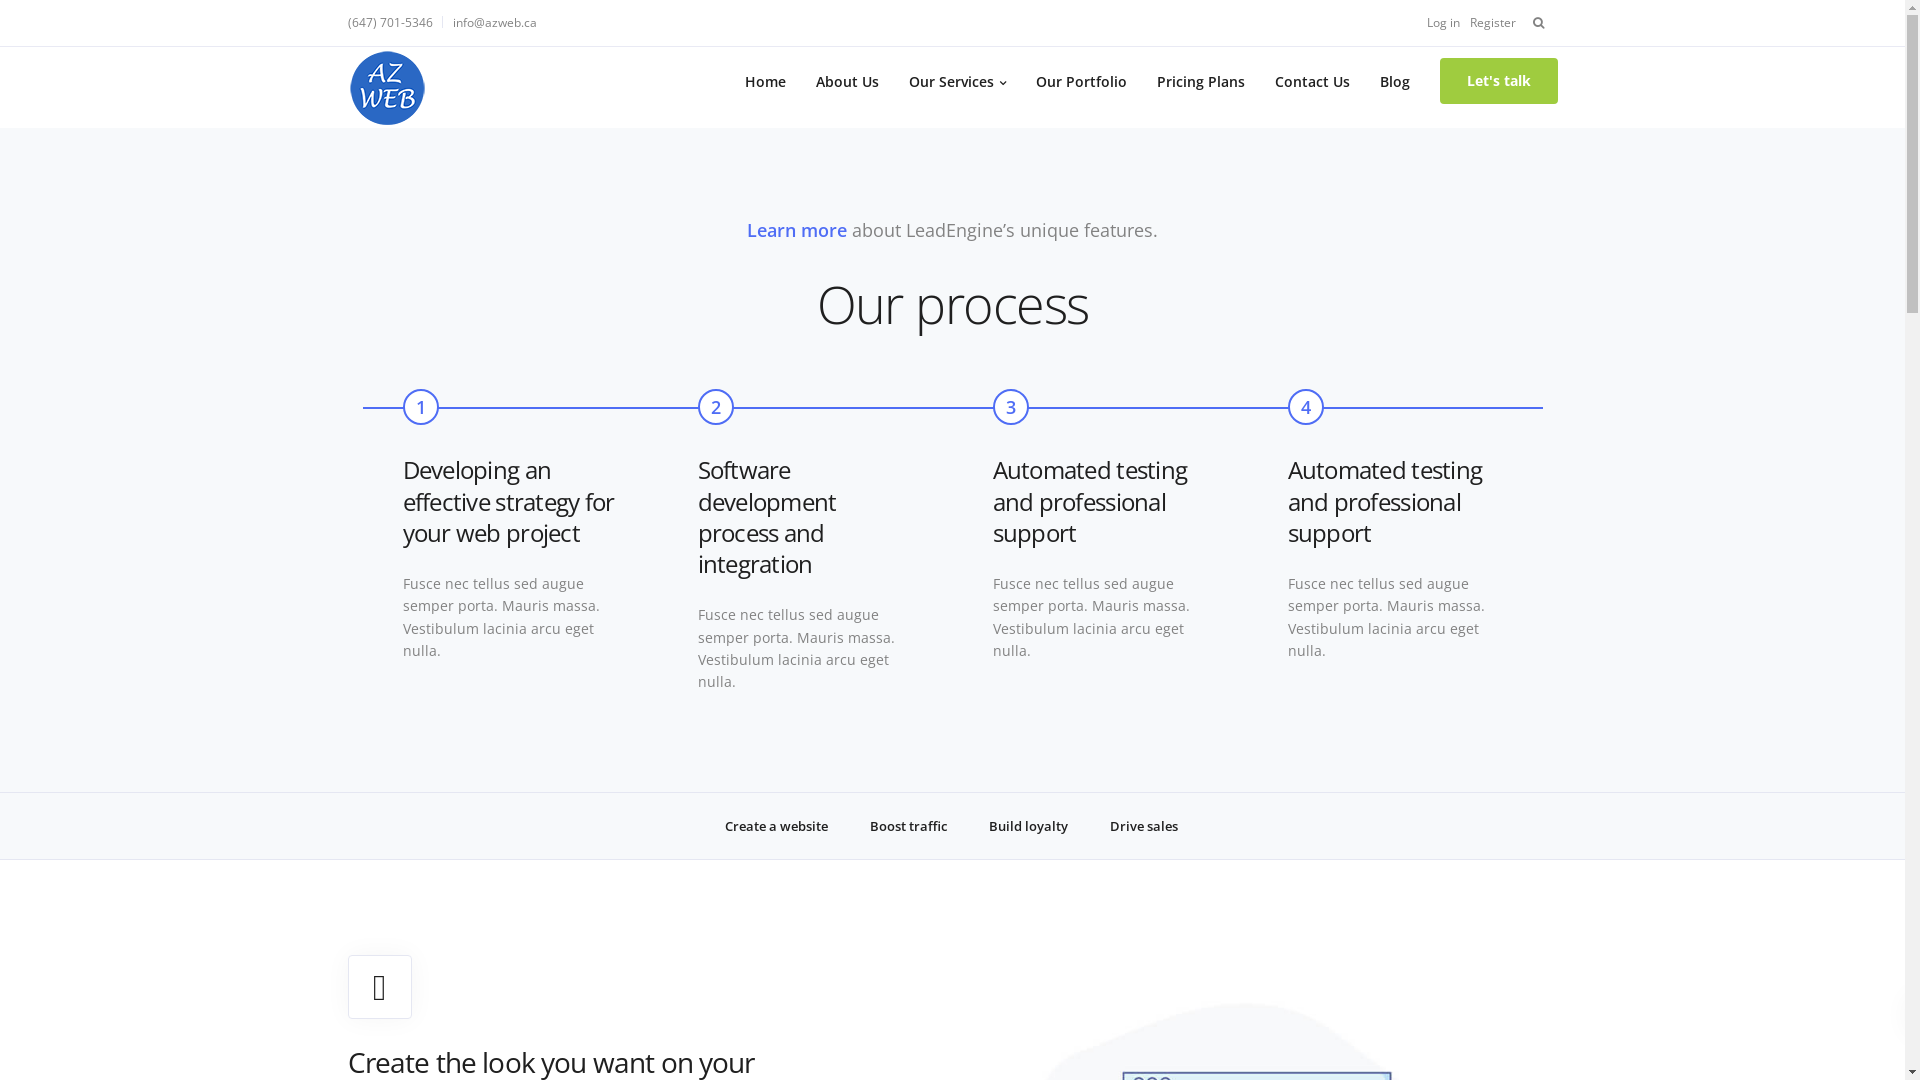 The height and width of the screenshot is (1080, 1920). Describe the element at coordinates (1442, 22) in the screenshot. I see `'Log in'` at that location.